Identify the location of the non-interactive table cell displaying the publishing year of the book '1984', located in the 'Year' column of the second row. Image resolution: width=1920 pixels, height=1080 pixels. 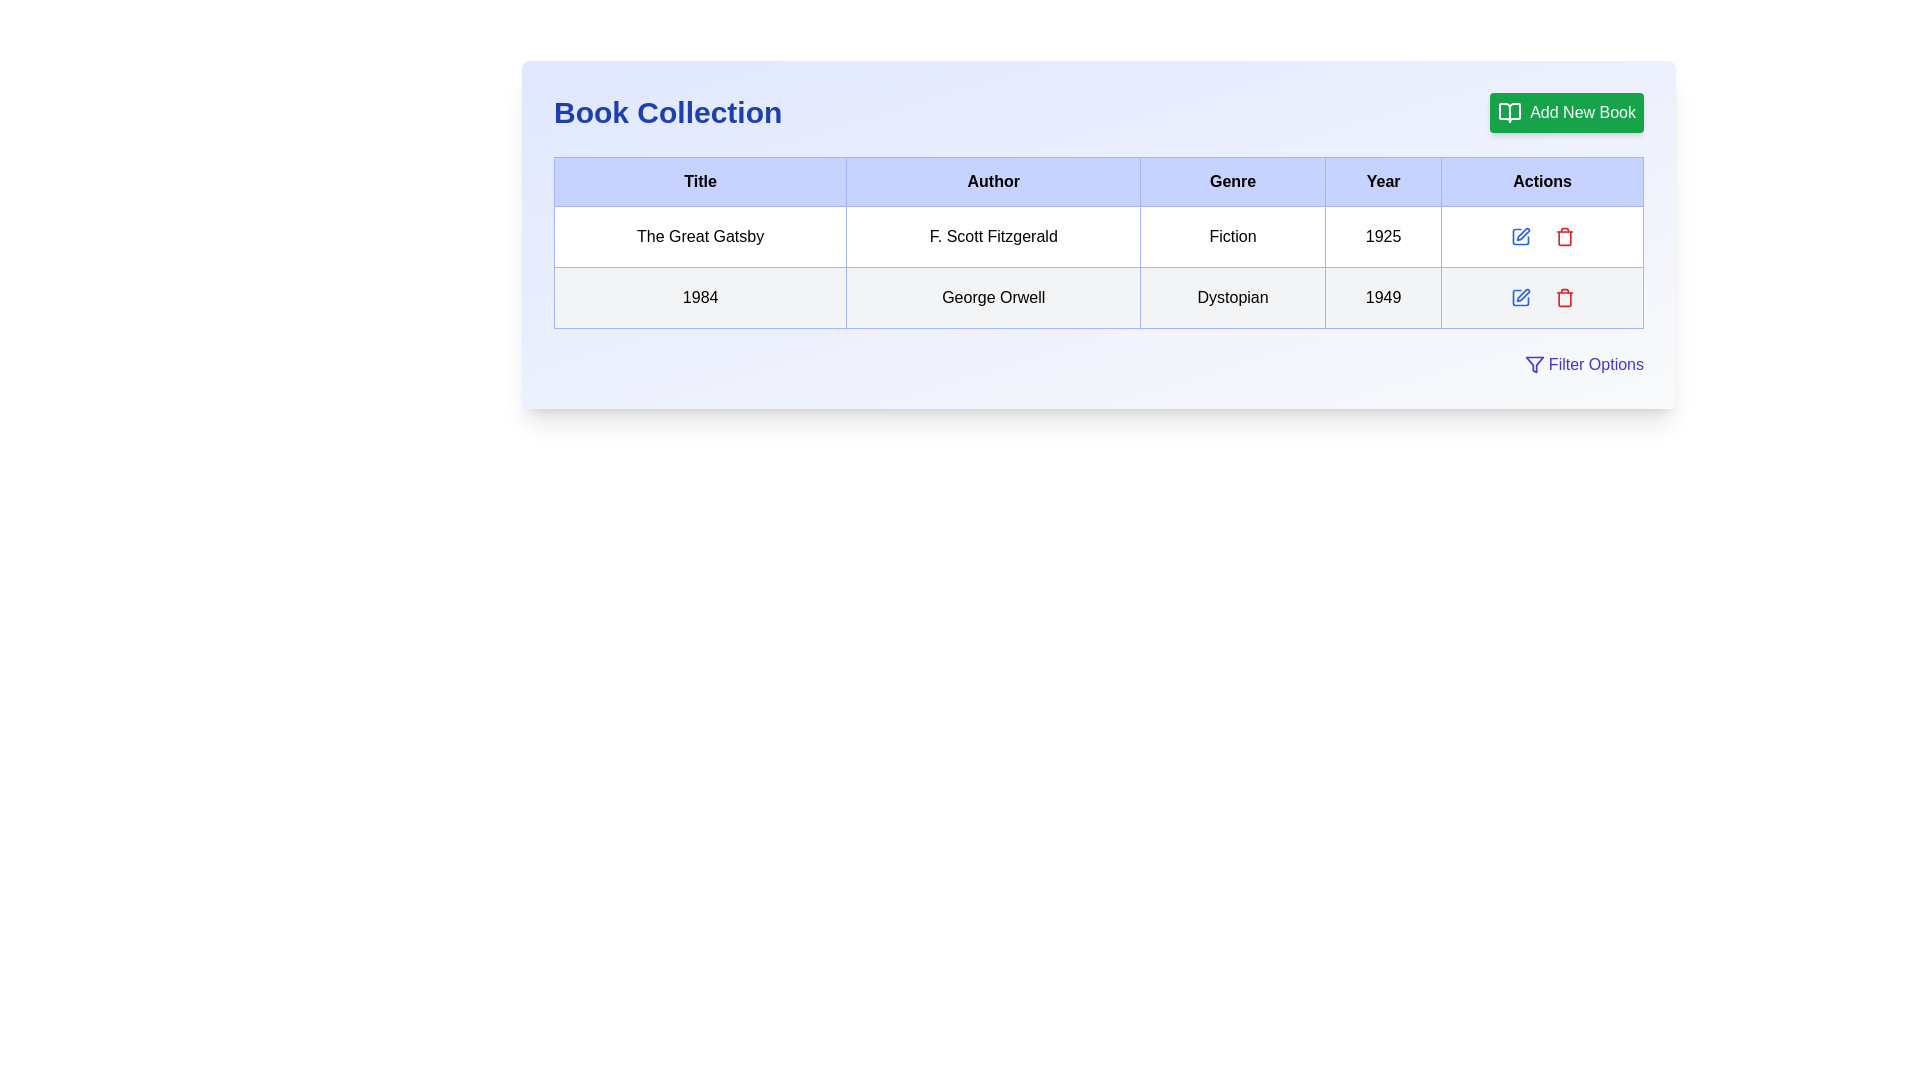
(1382, 297).